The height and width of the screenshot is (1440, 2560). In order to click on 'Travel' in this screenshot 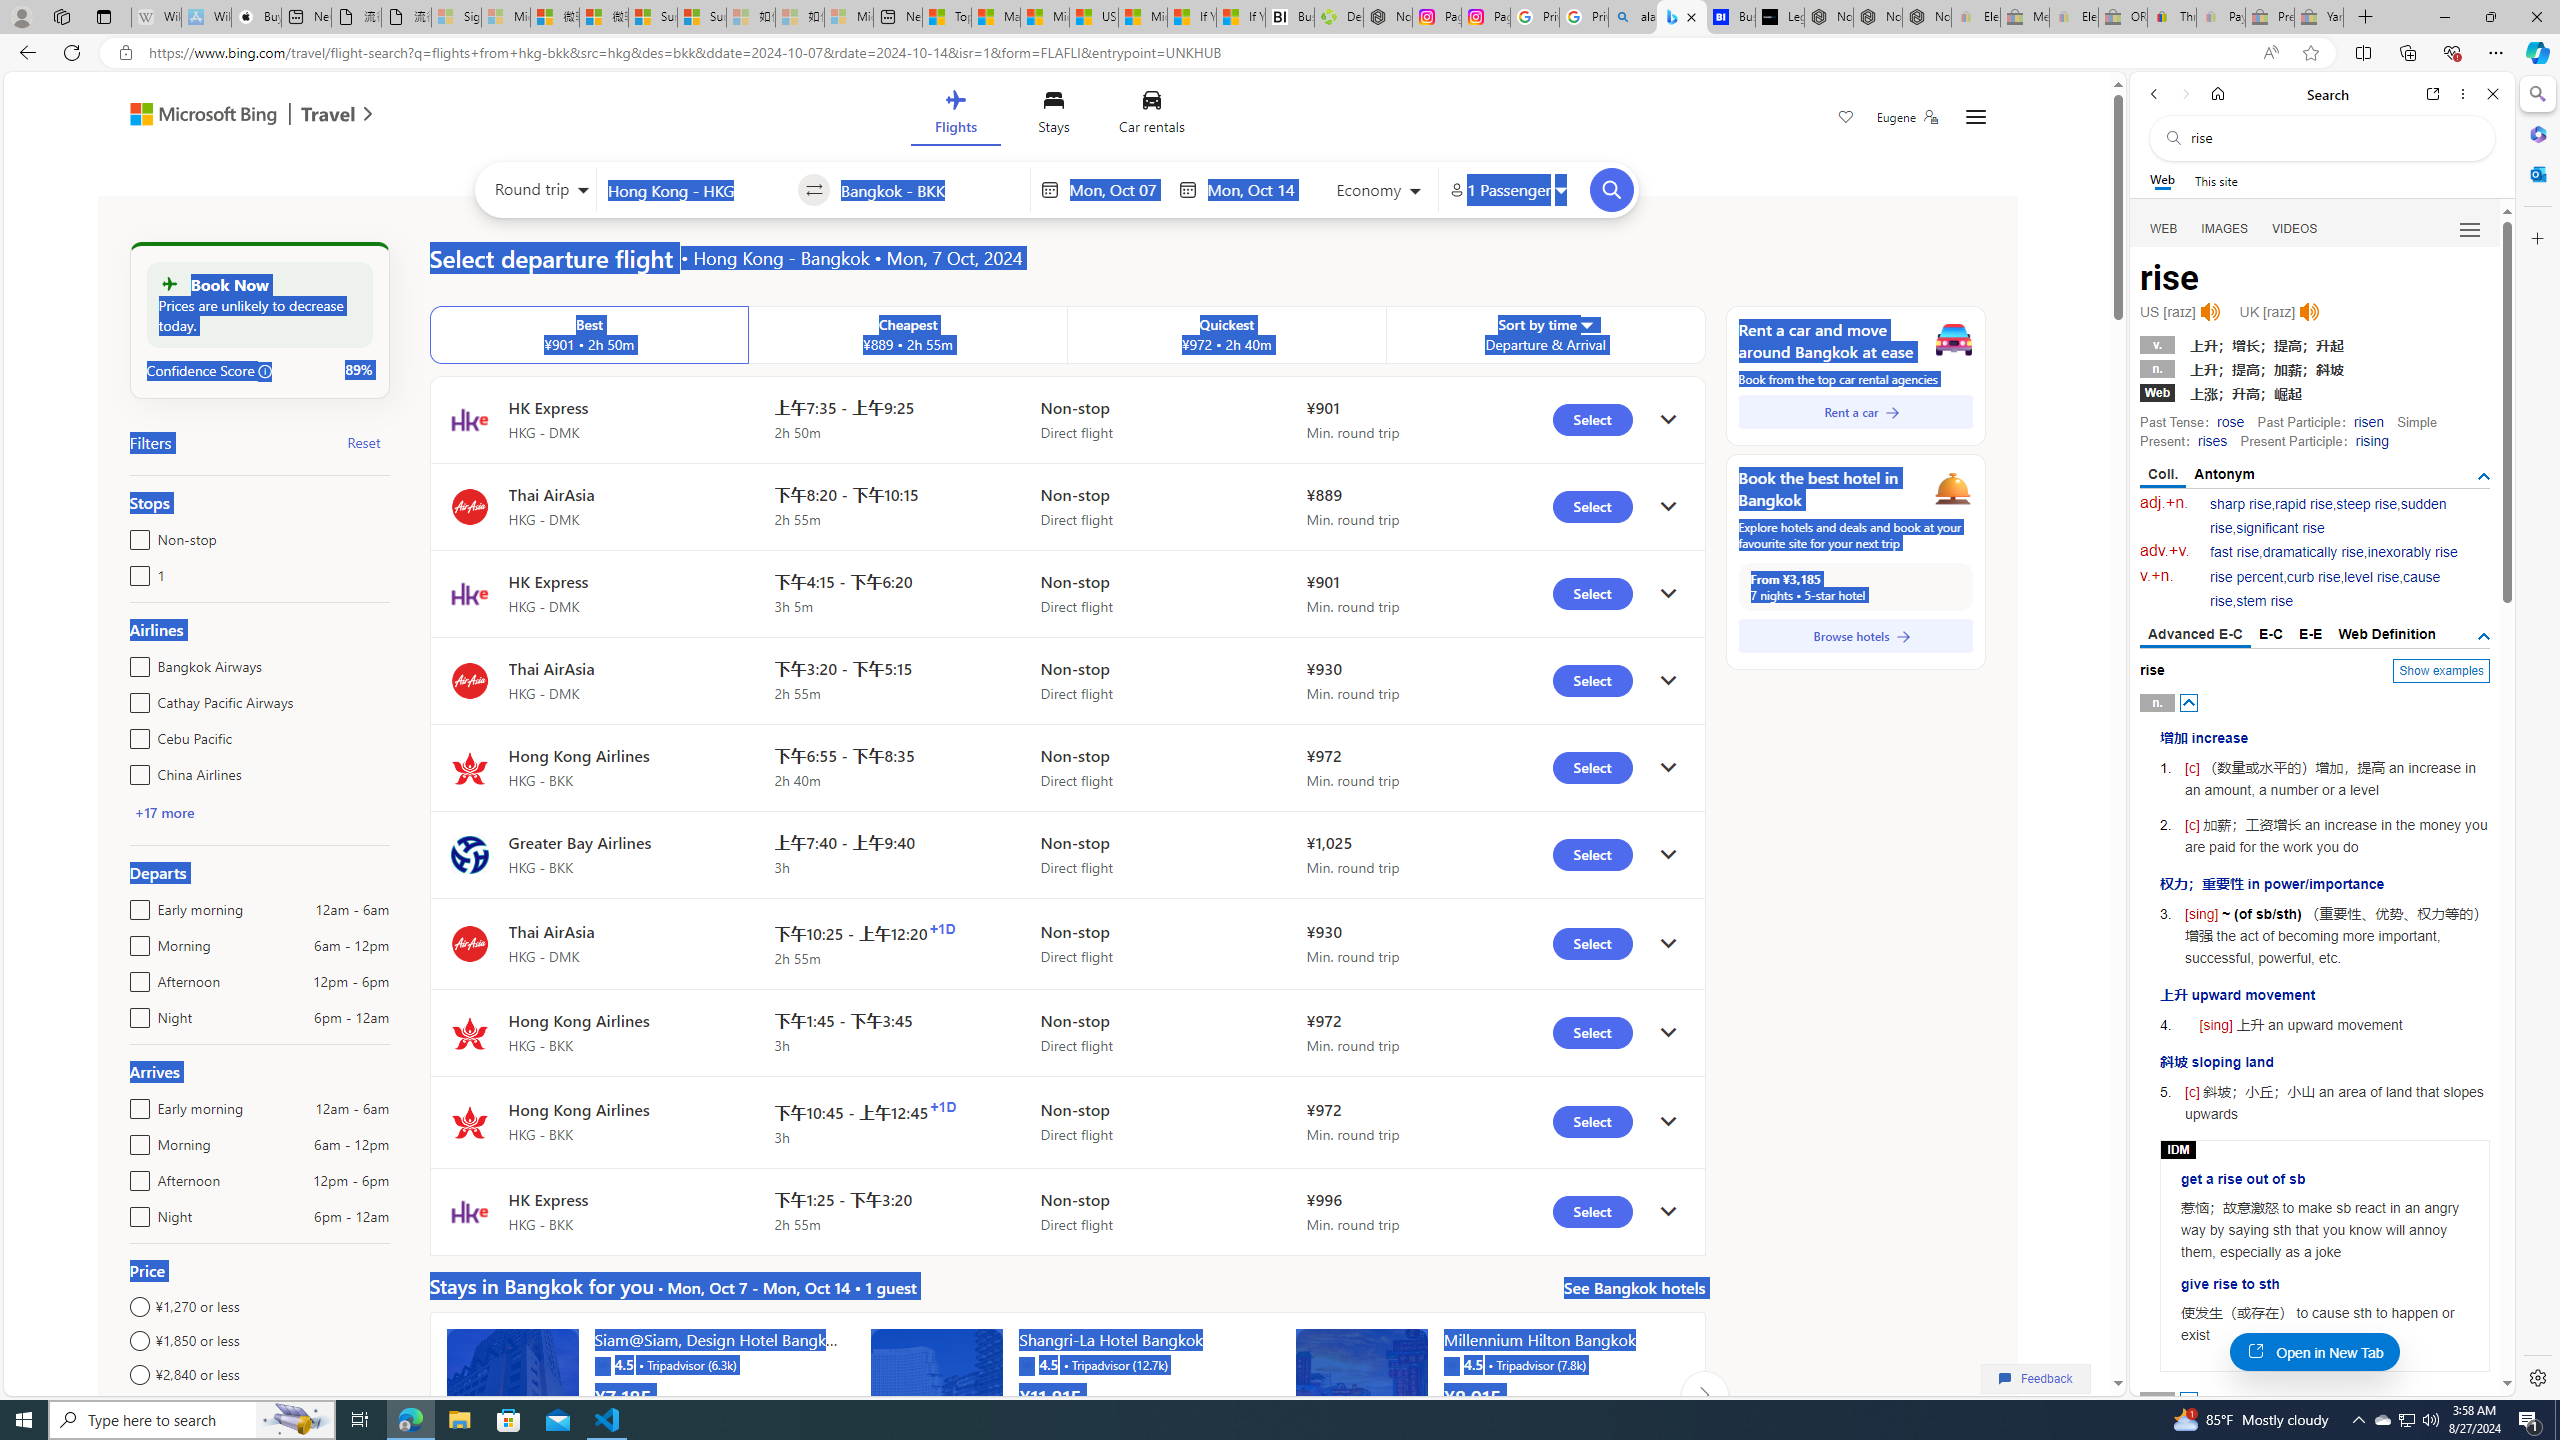, I will do `click(327, 115)`.